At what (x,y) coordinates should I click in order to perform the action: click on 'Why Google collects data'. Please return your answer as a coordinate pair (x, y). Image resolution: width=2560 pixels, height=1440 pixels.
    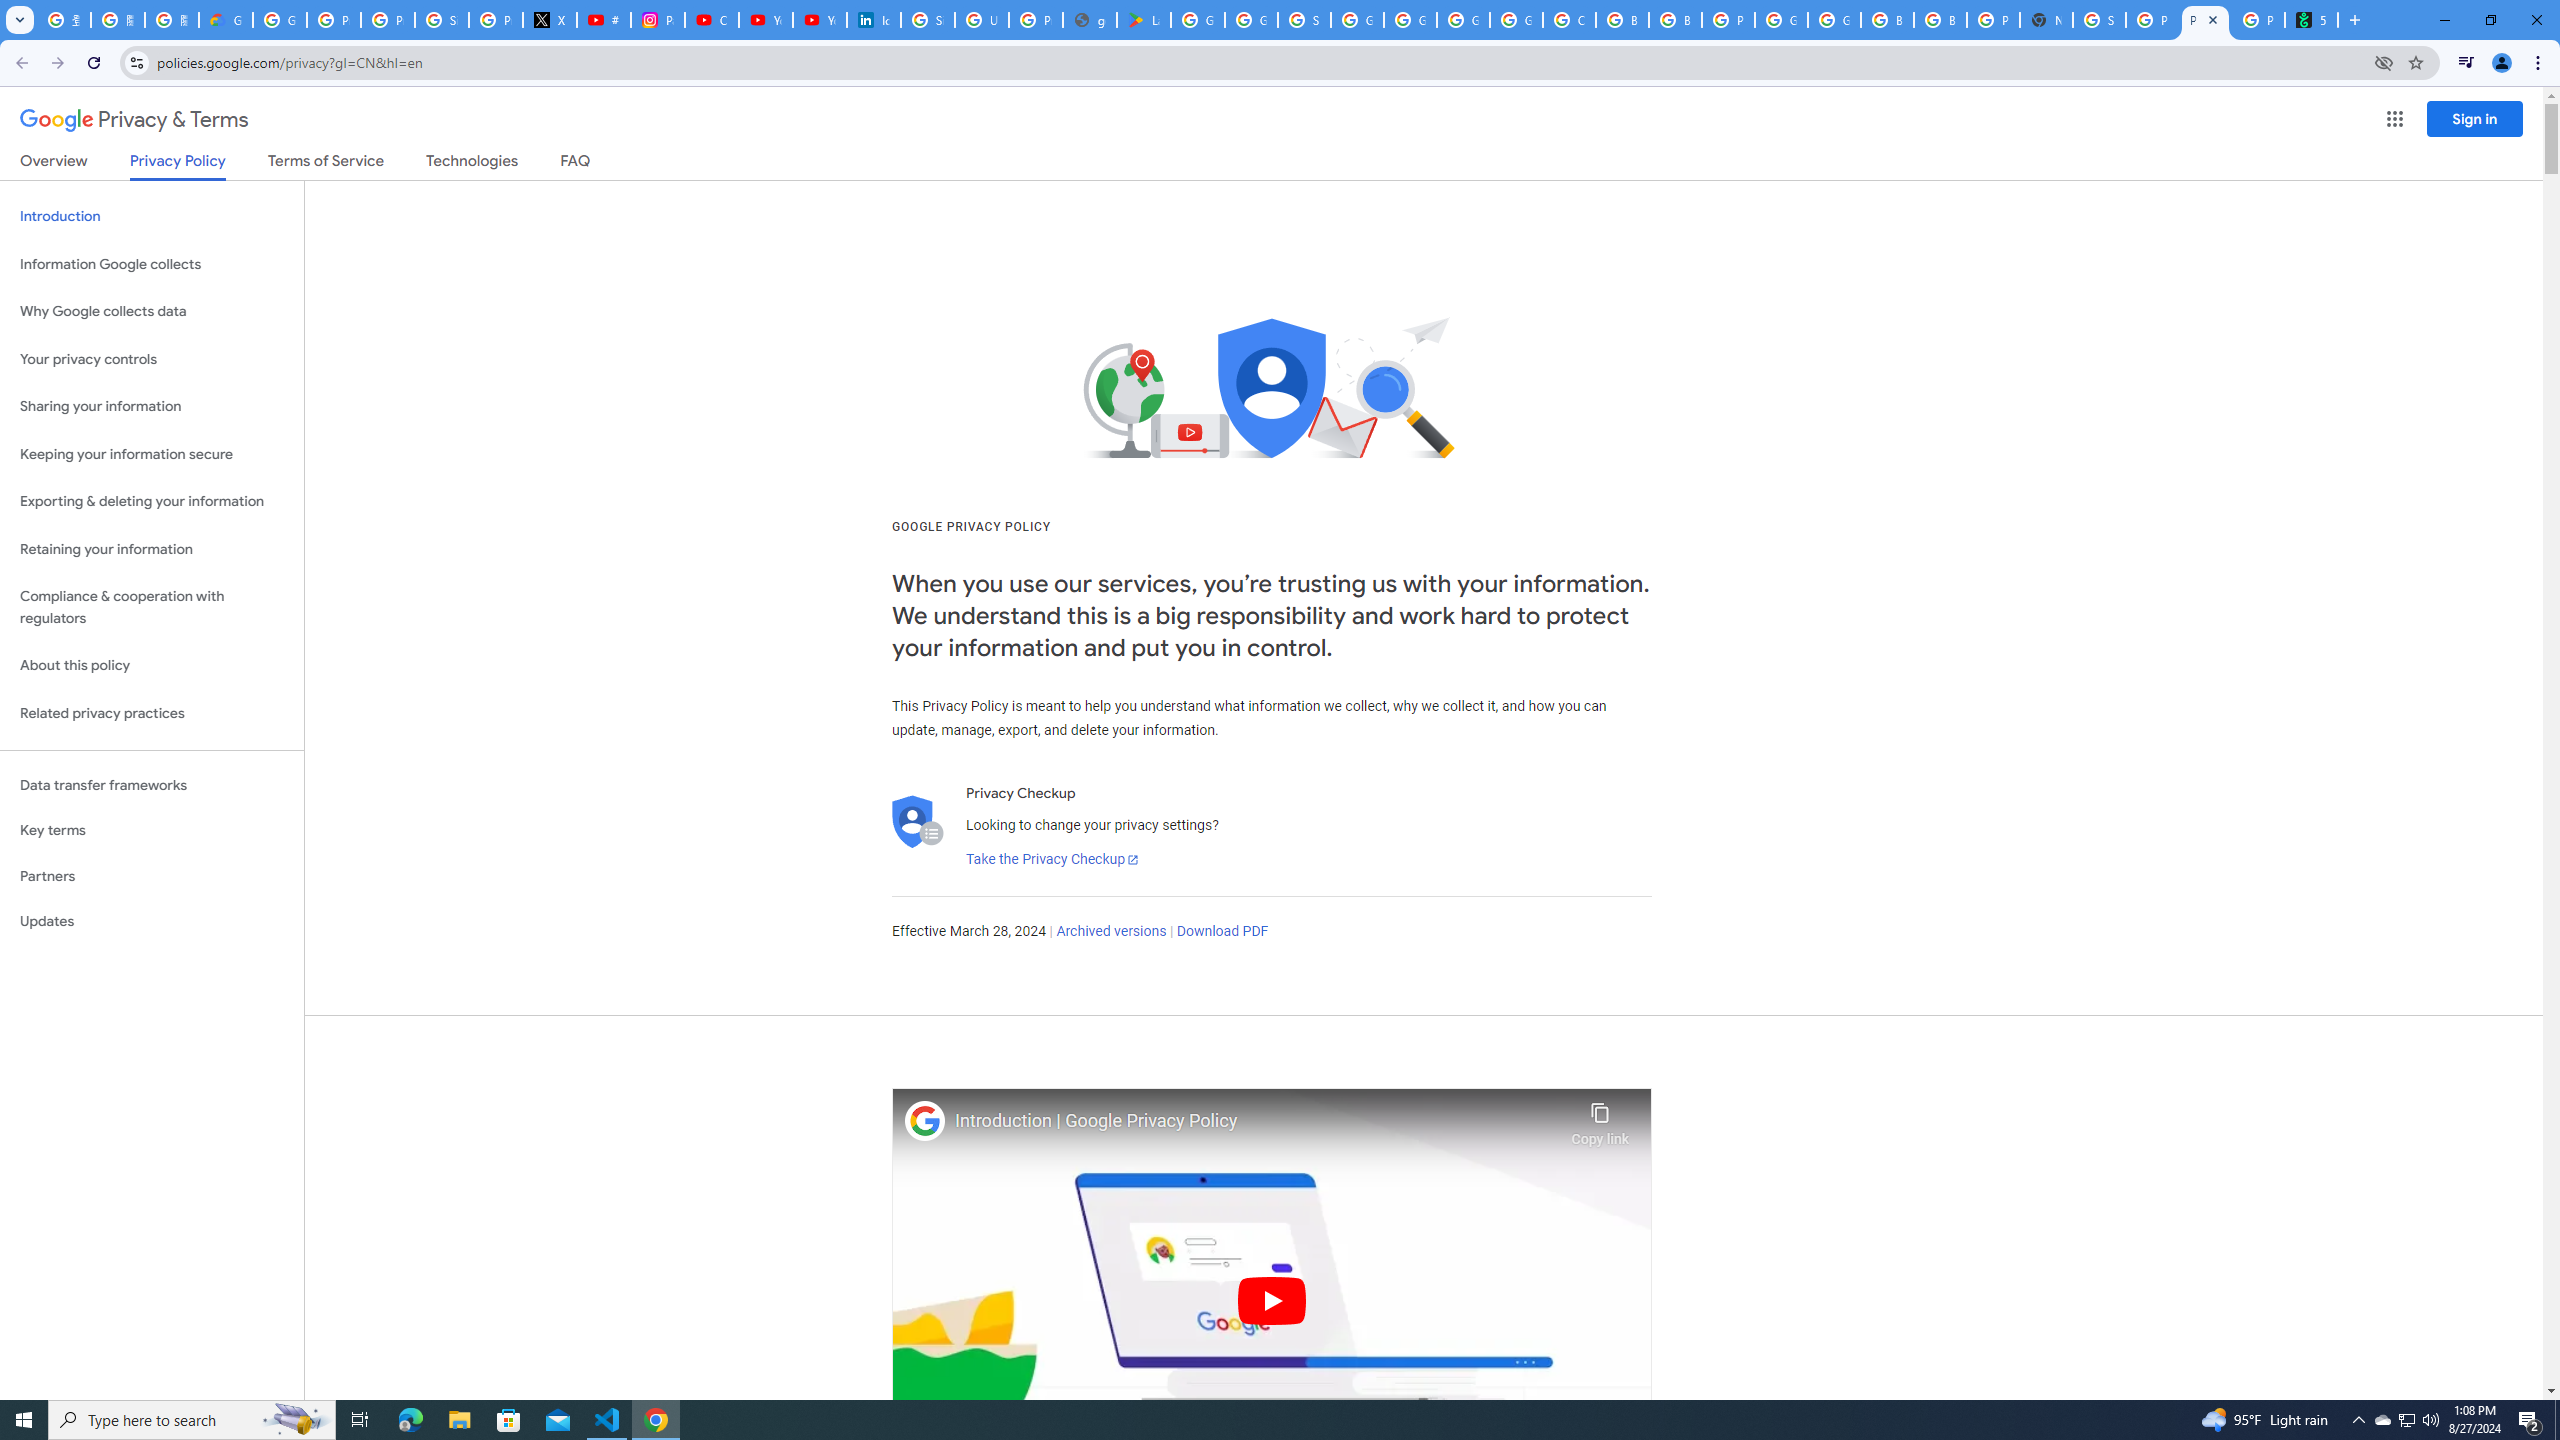
    Looking at the image, I should click on (151, 310).